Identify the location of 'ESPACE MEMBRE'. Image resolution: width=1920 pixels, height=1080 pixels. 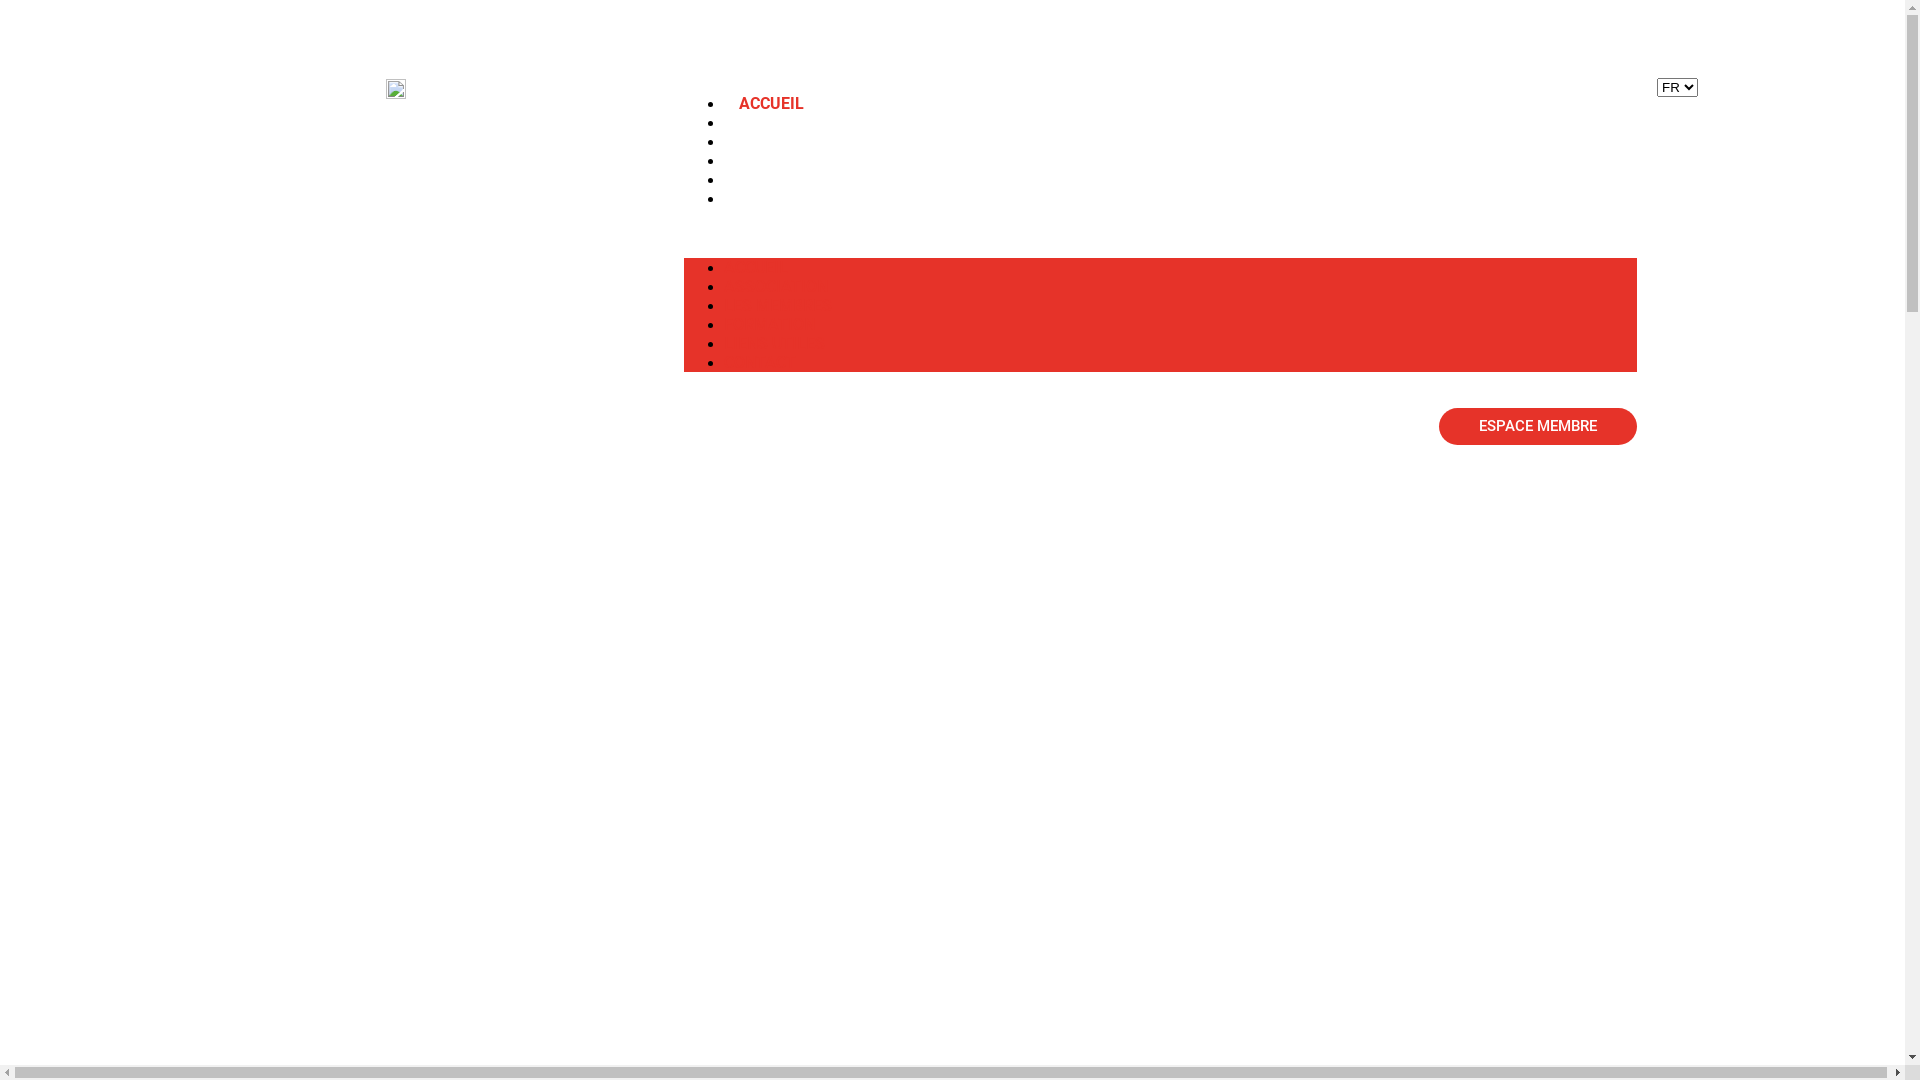
(1438, 425).